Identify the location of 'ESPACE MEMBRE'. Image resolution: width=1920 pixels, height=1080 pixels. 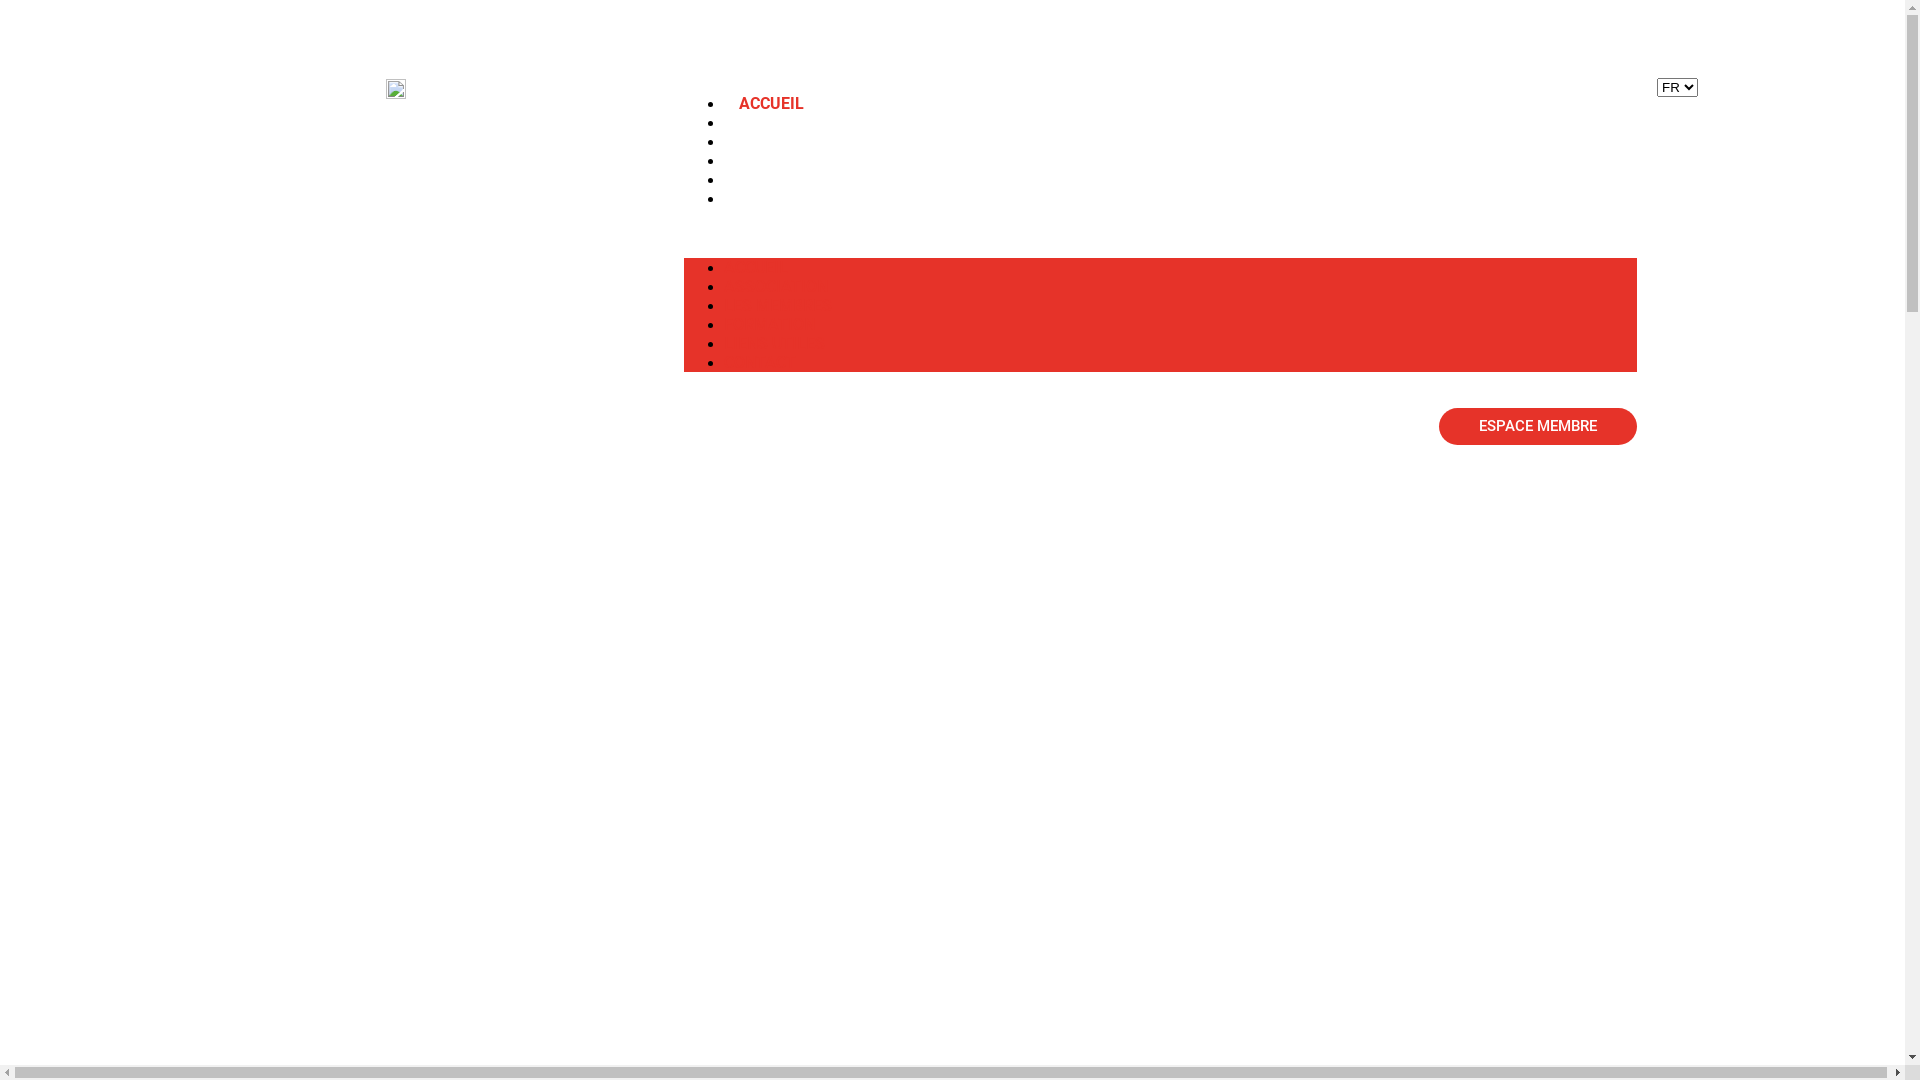
(1438, 425).